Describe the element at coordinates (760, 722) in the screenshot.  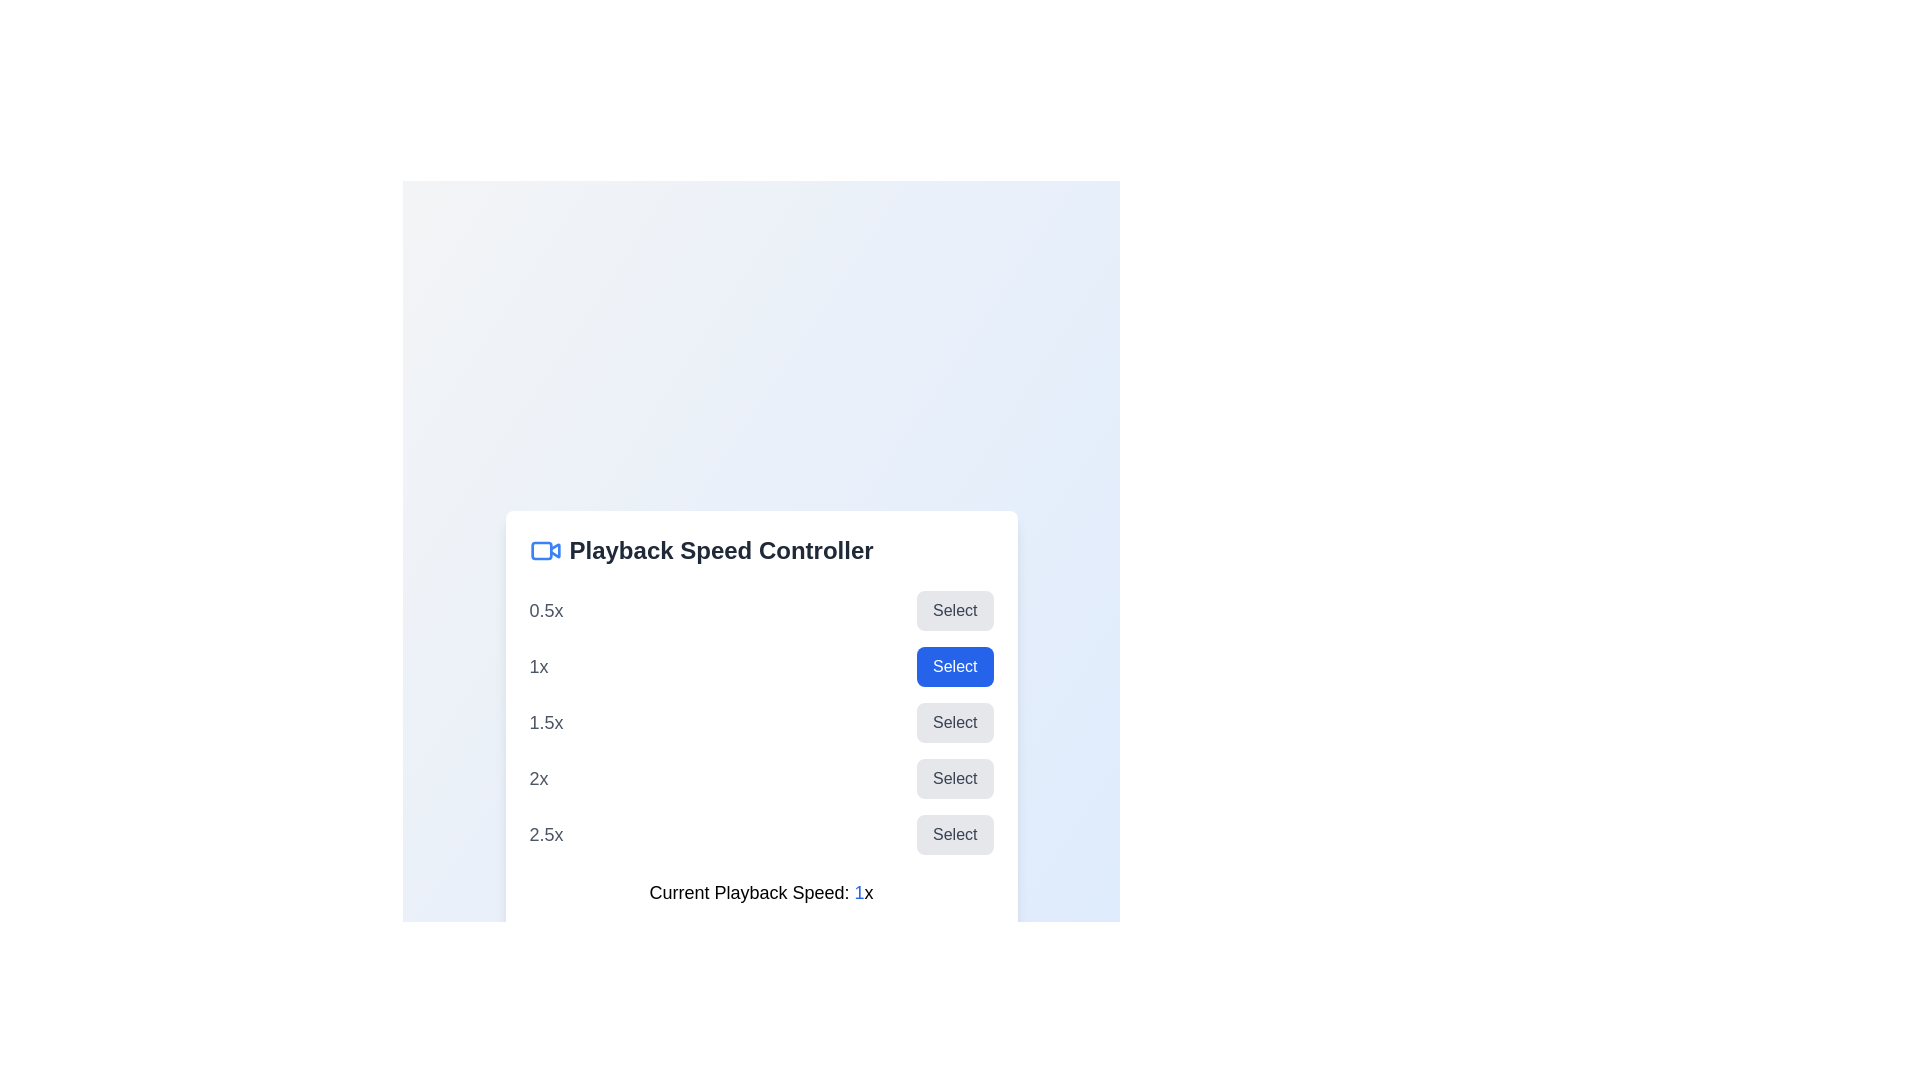
I see `the 'Select' button for the '1.5x' playback speed option in the Playback Speed Controller list using mouse` at that location.